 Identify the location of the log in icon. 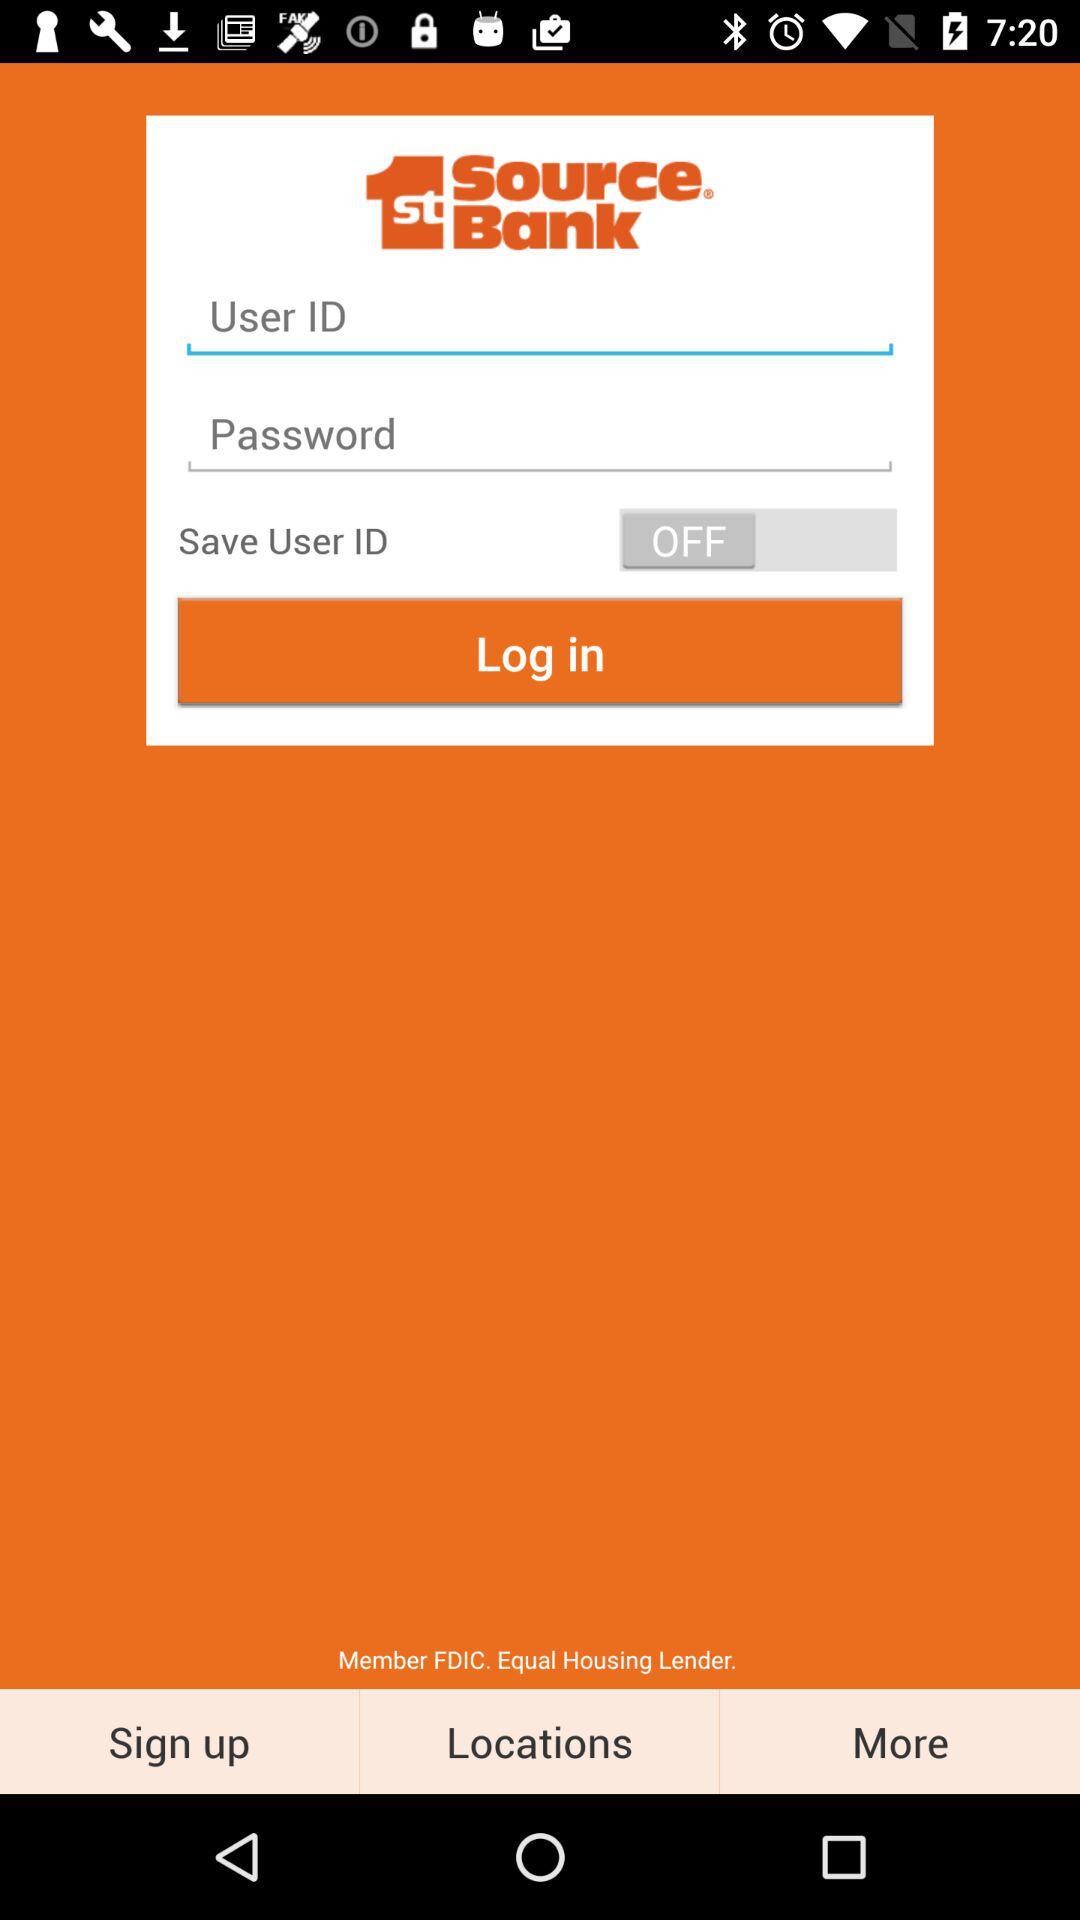
(540, 652).